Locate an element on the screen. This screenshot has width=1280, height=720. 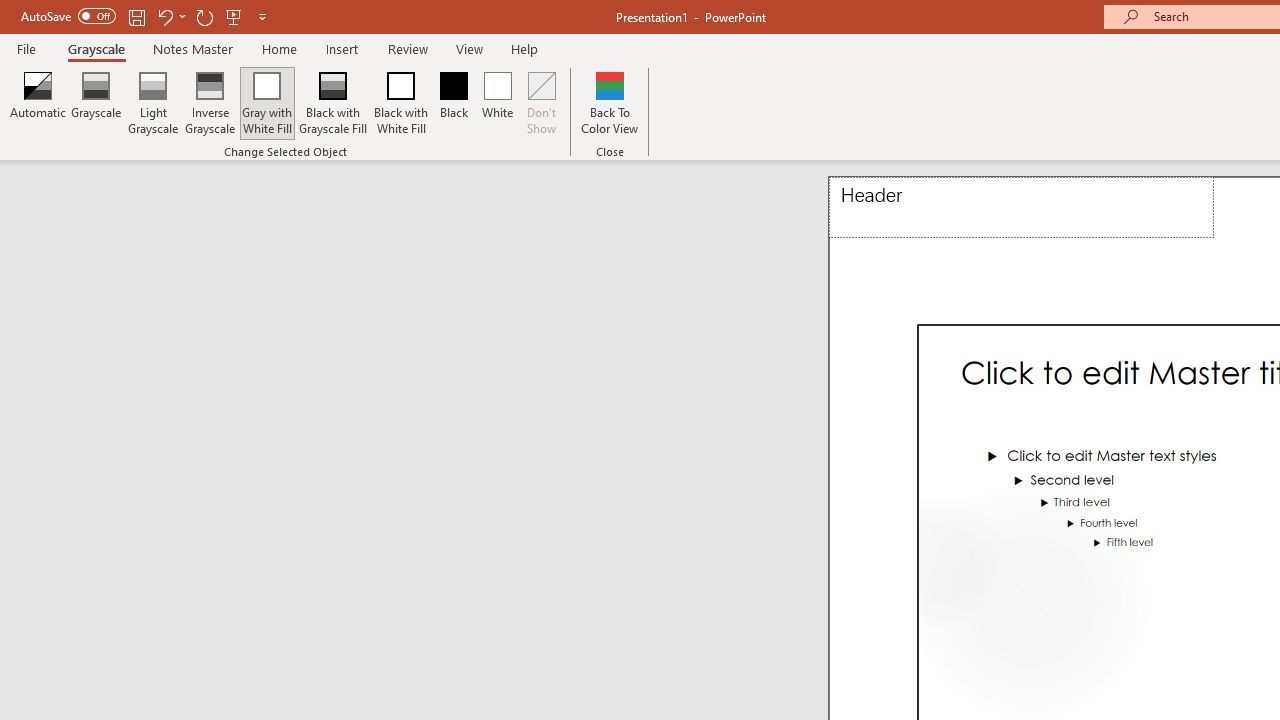
'Notes Master' is located at coordinates (193, 48).